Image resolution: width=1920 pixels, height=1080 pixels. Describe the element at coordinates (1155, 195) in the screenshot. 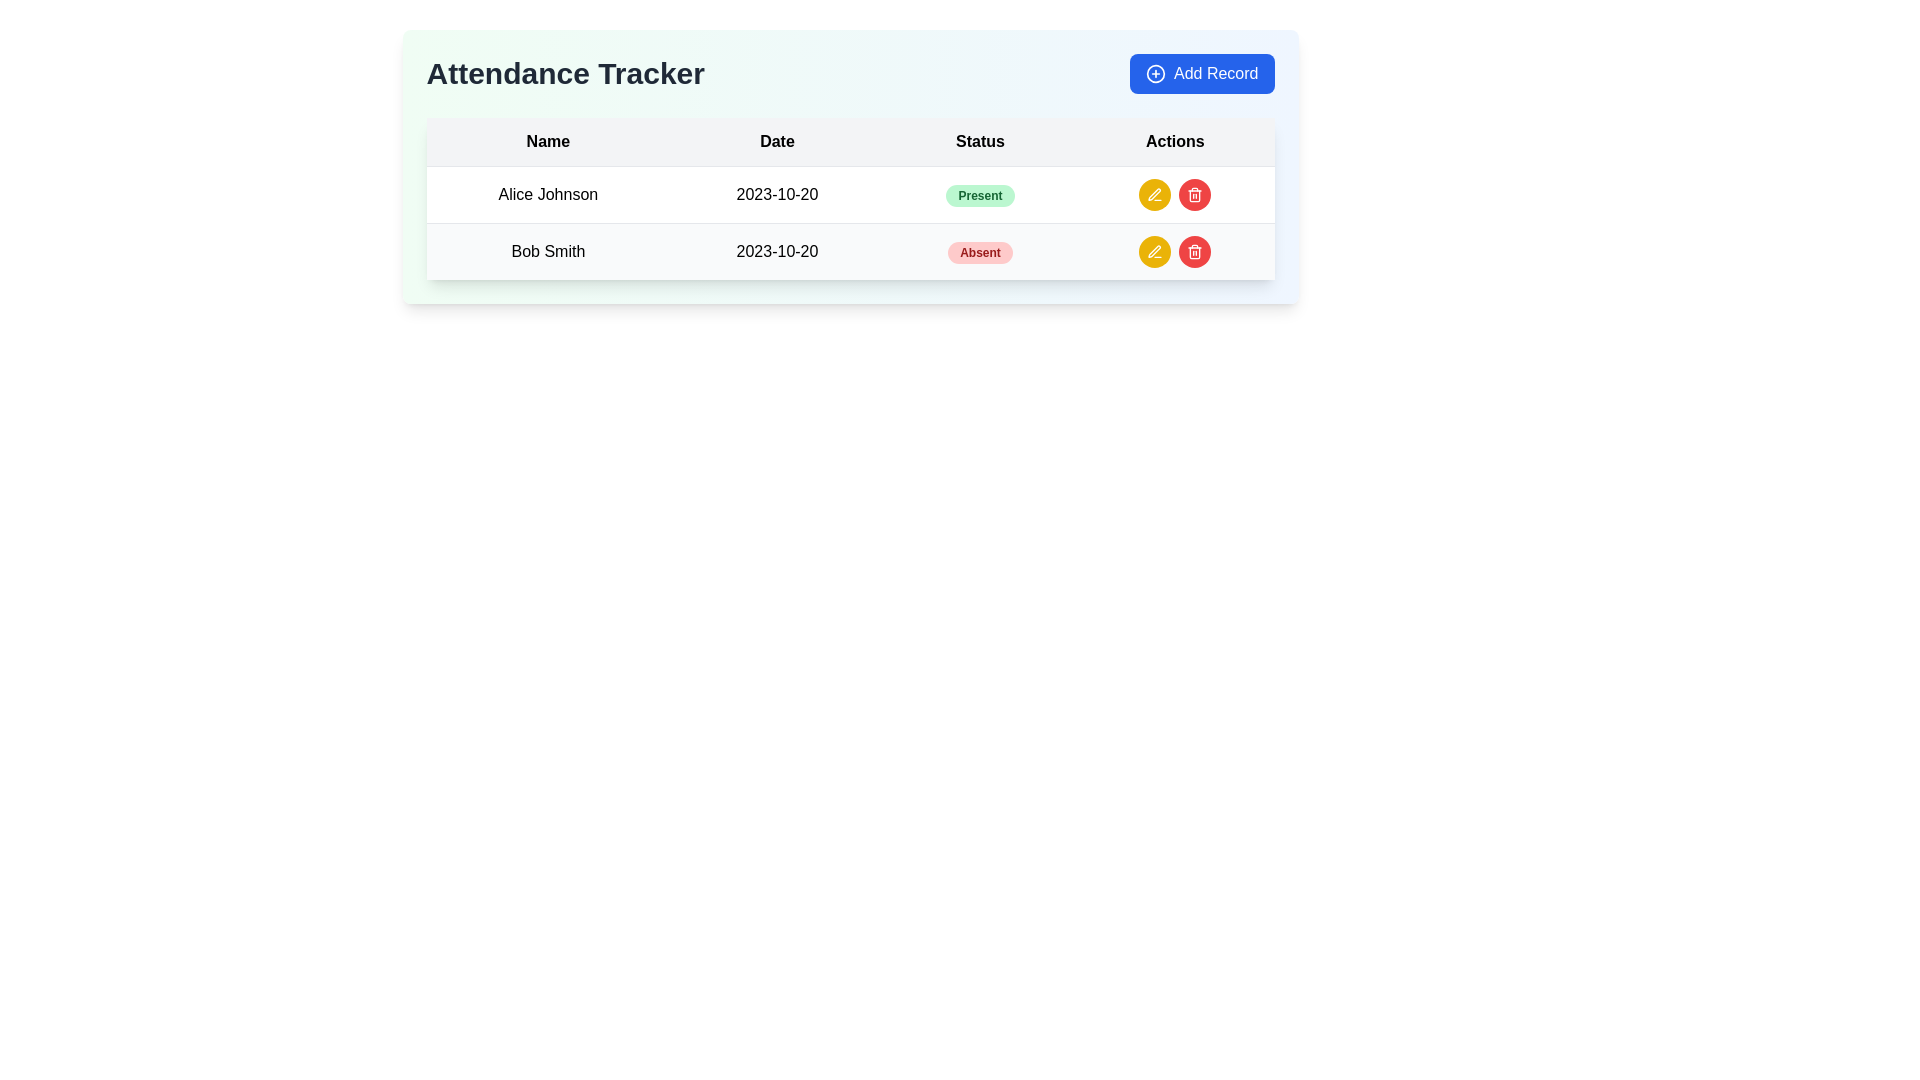

I see `the circular yellow button with a pen icon in the second row of the 'Actions' column` at that location.